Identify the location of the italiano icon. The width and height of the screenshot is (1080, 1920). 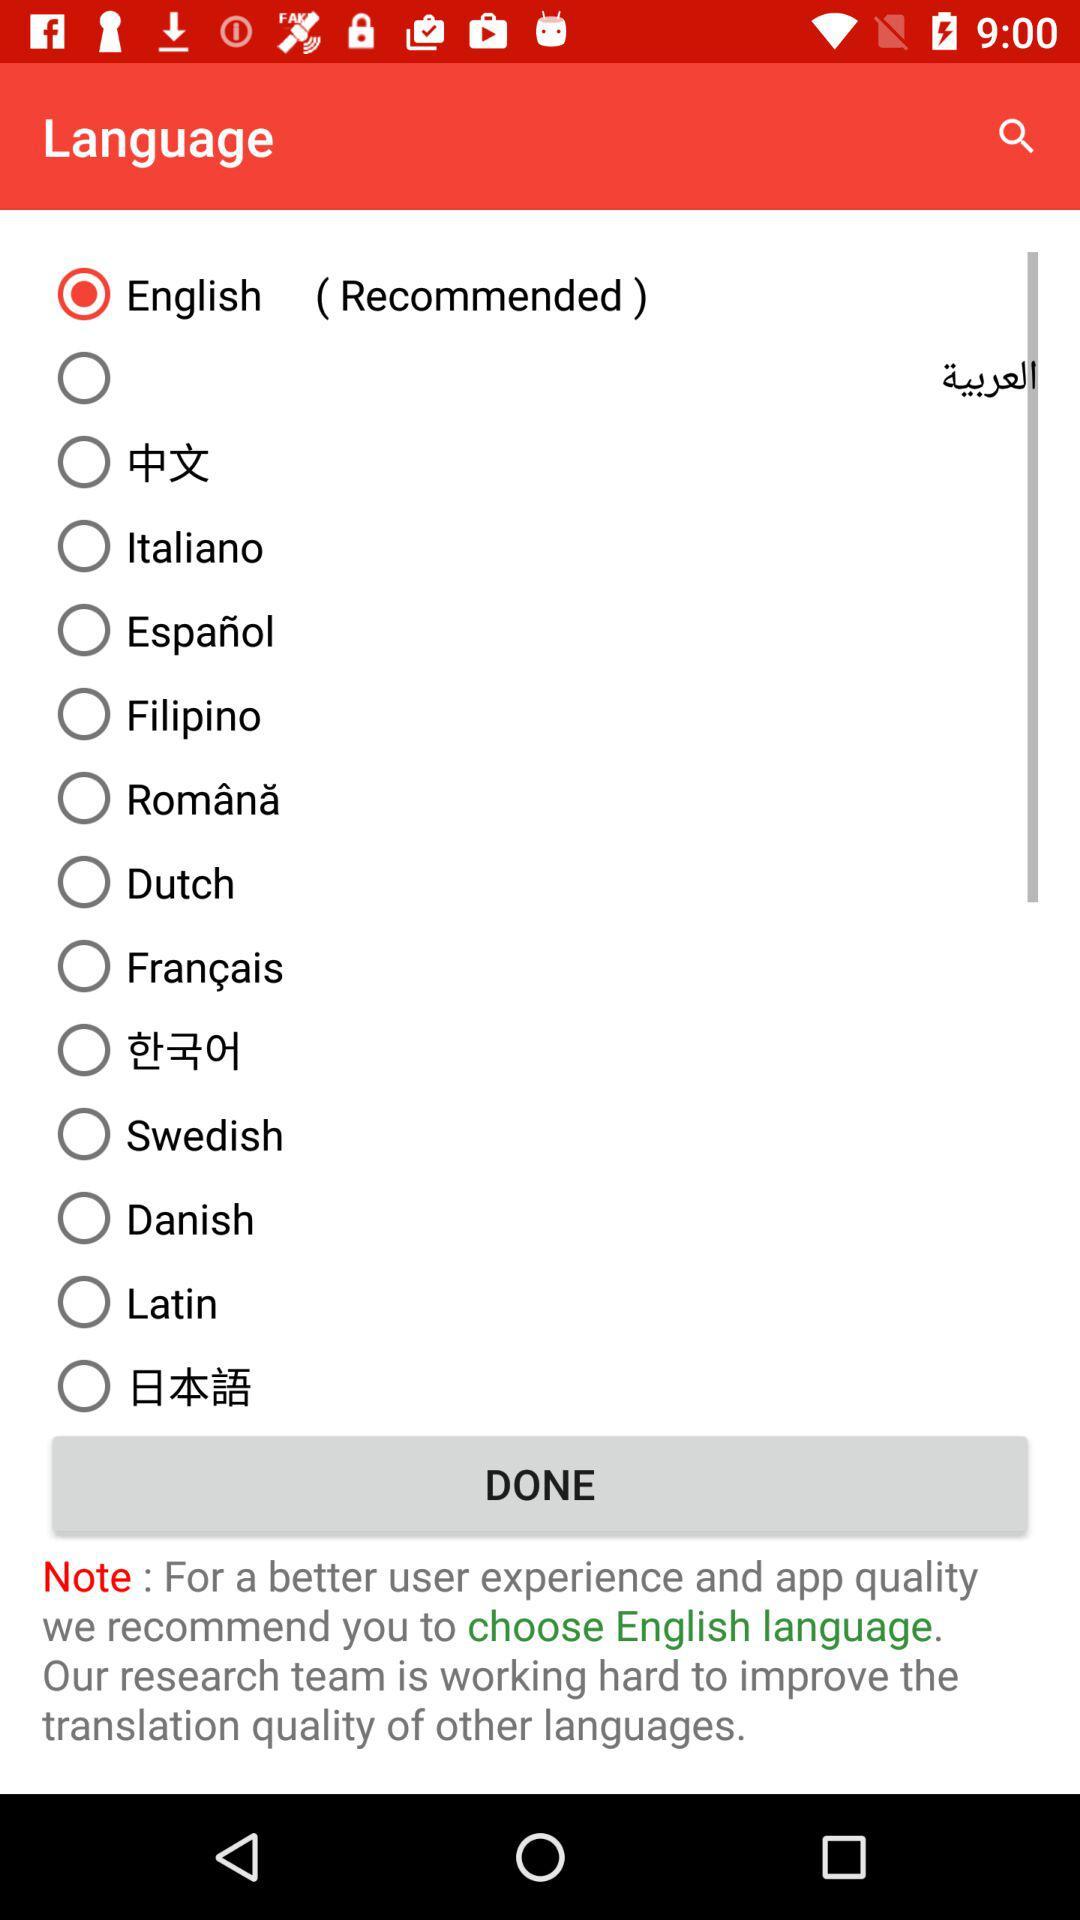
(540, 546).